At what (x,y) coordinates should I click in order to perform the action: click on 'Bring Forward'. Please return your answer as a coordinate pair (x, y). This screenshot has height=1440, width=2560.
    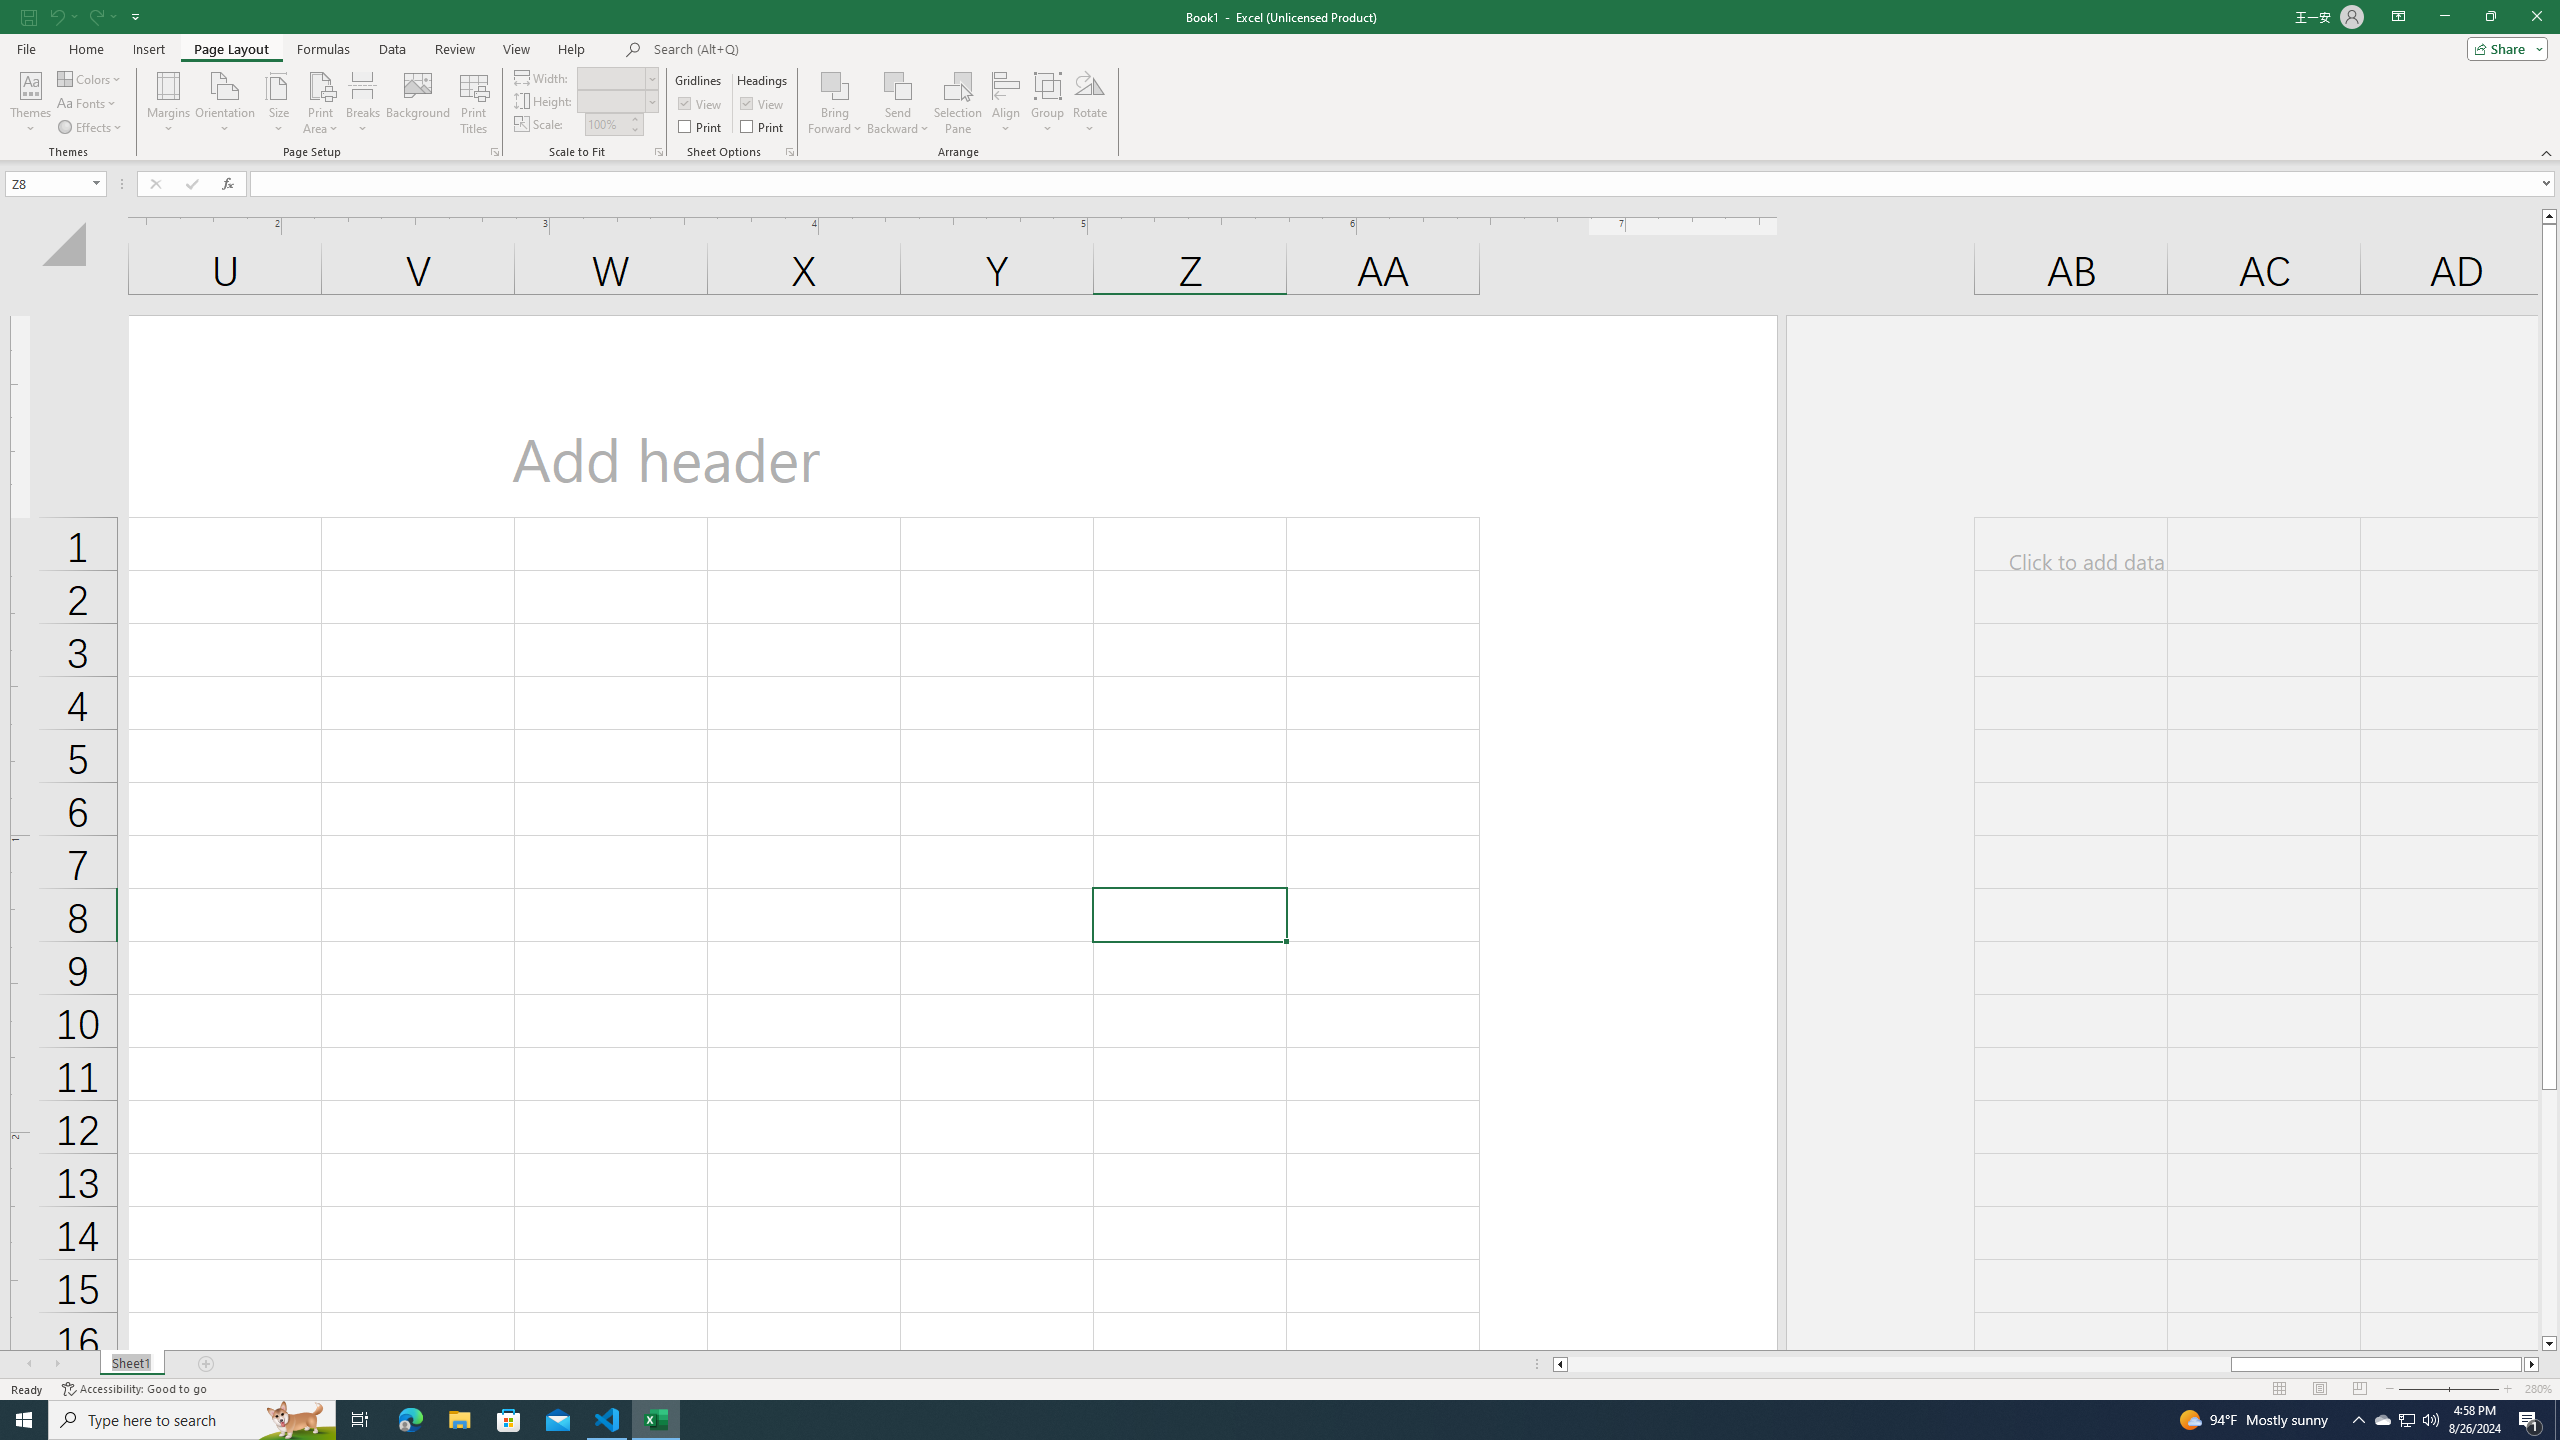
    Looking at the image, I should click on (835, 103).